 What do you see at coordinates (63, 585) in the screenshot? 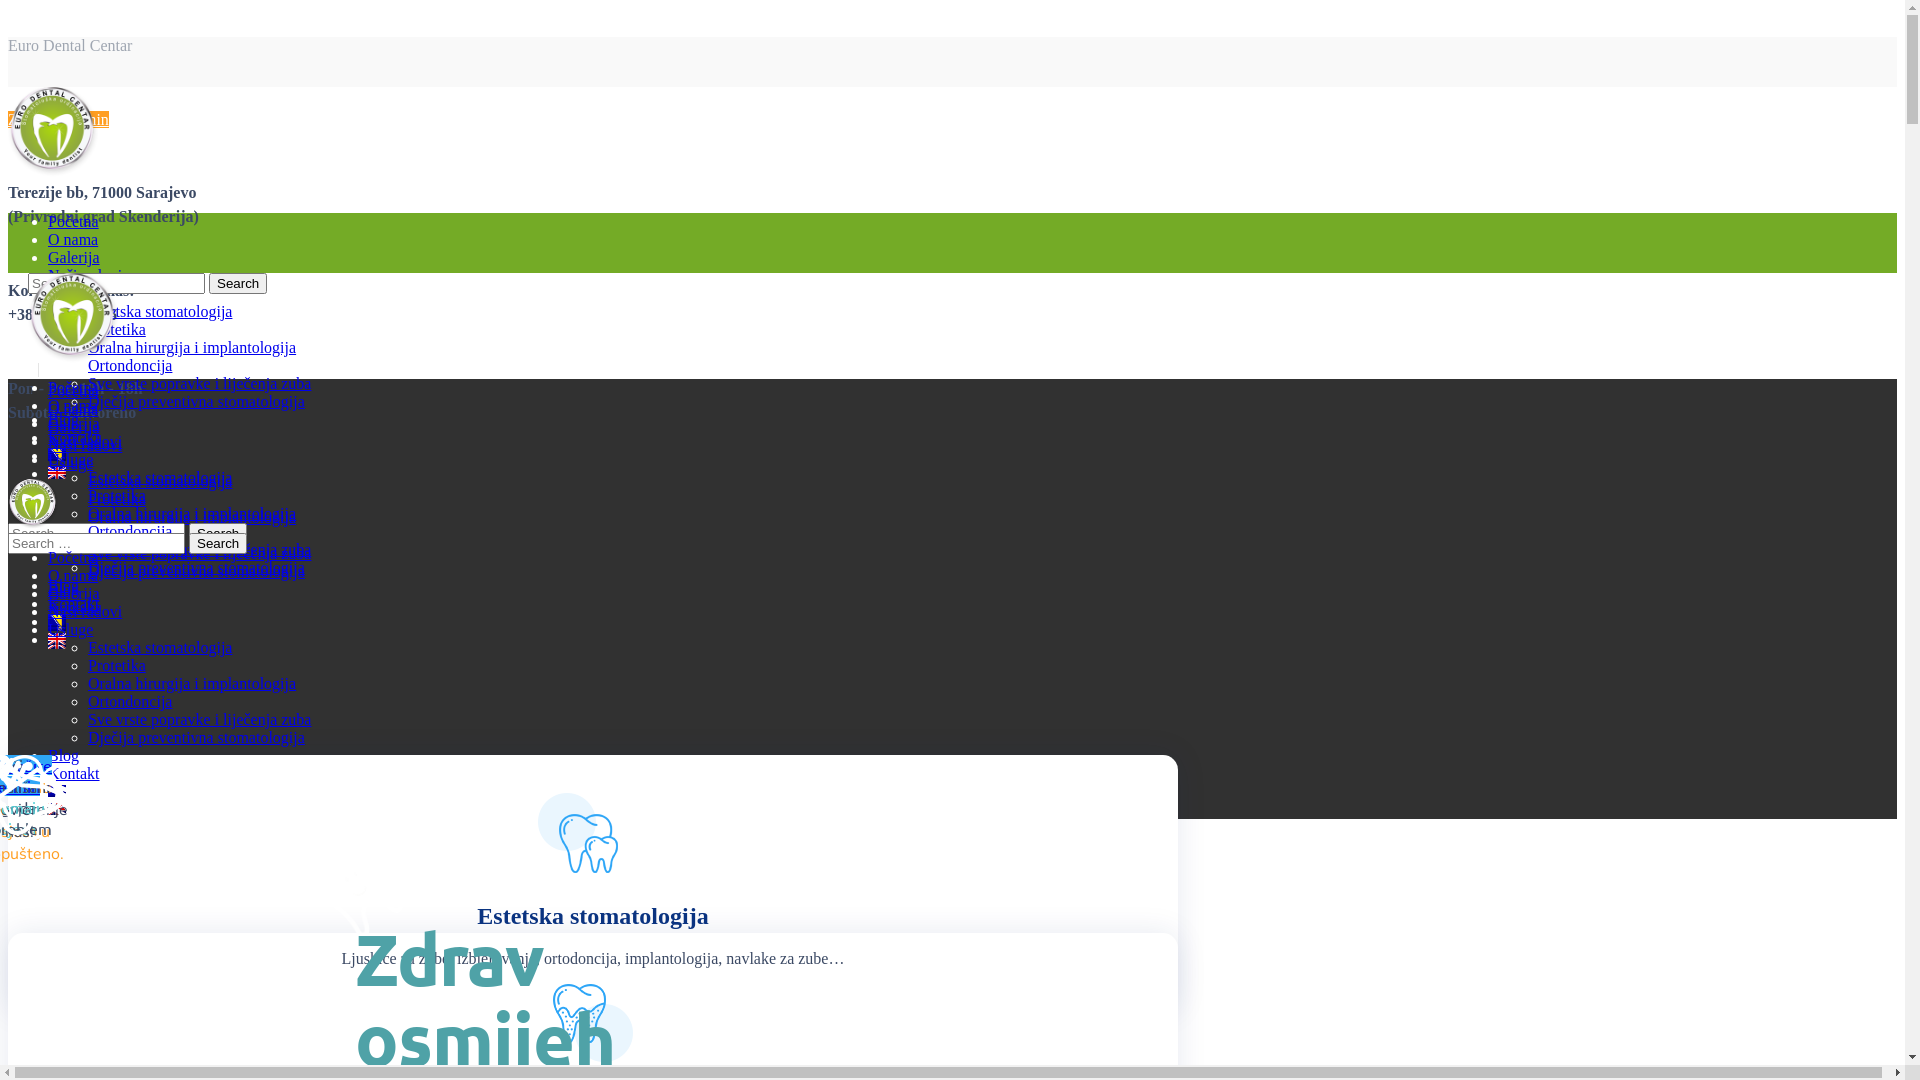
I see `'Blog'` at bounding box center [63, 585].